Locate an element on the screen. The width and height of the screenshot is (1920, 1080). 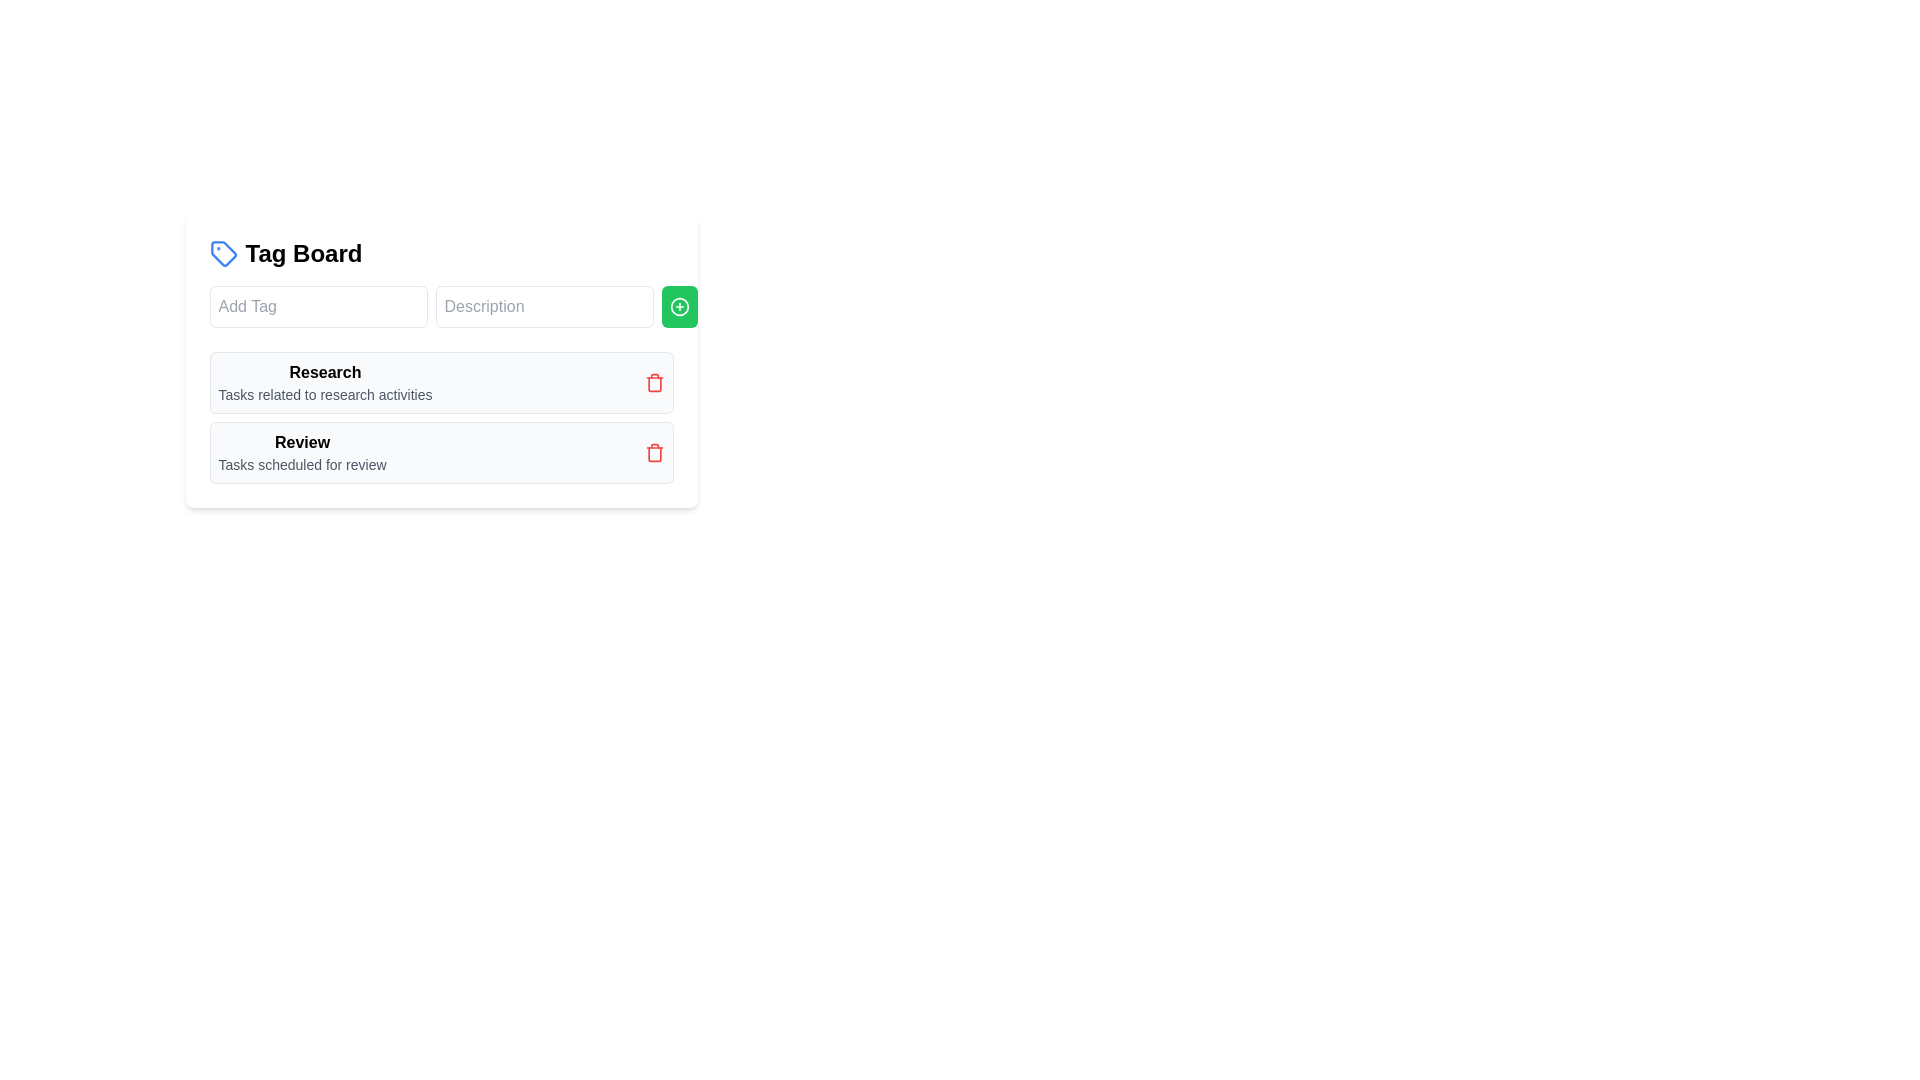
the blue tag icon located to the left of the text 'Tag Board', which has a white interior and a small blue dot near its center is located at coordinates (223, 253).